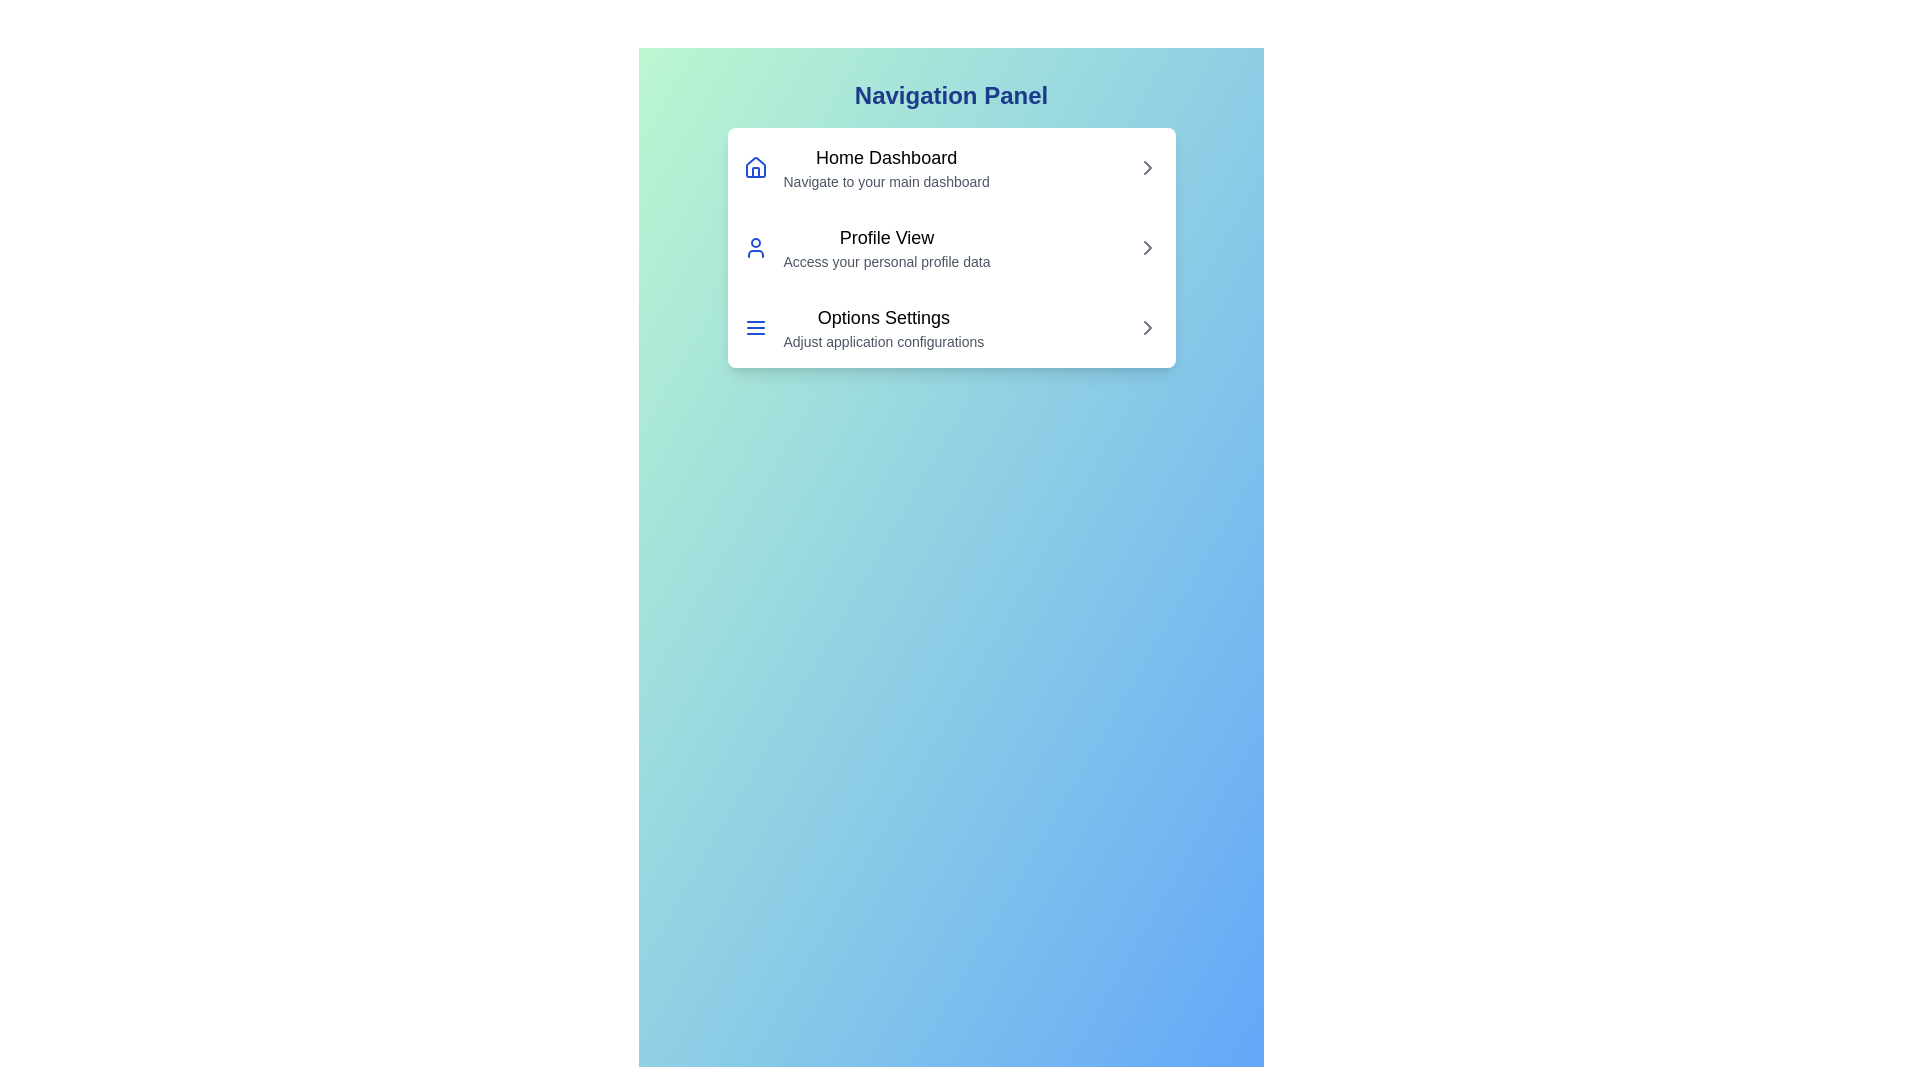 The height and width of the screenshot is (1080, 1920). I want to click on the menu item labeled Options Settings, so click(950, 326).